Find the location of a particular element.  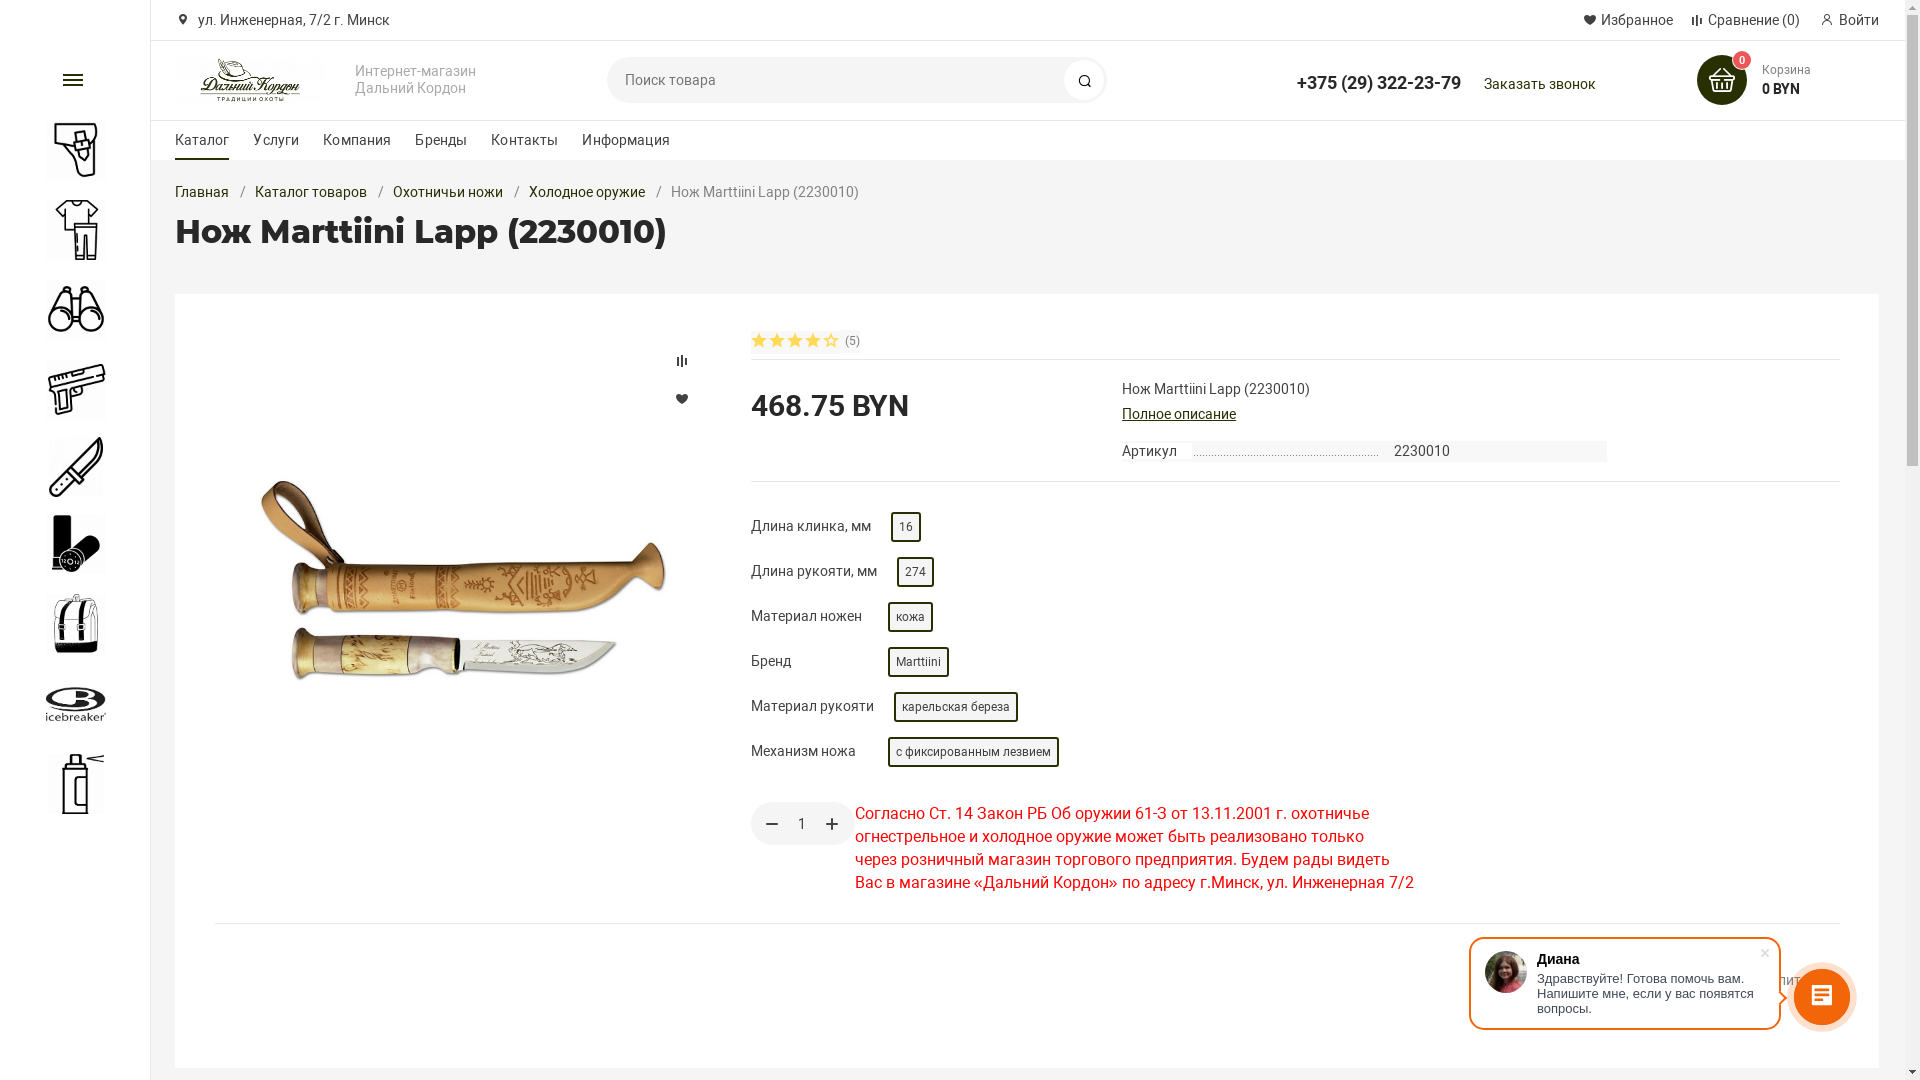

'2' is located at coordinates (776, 341).